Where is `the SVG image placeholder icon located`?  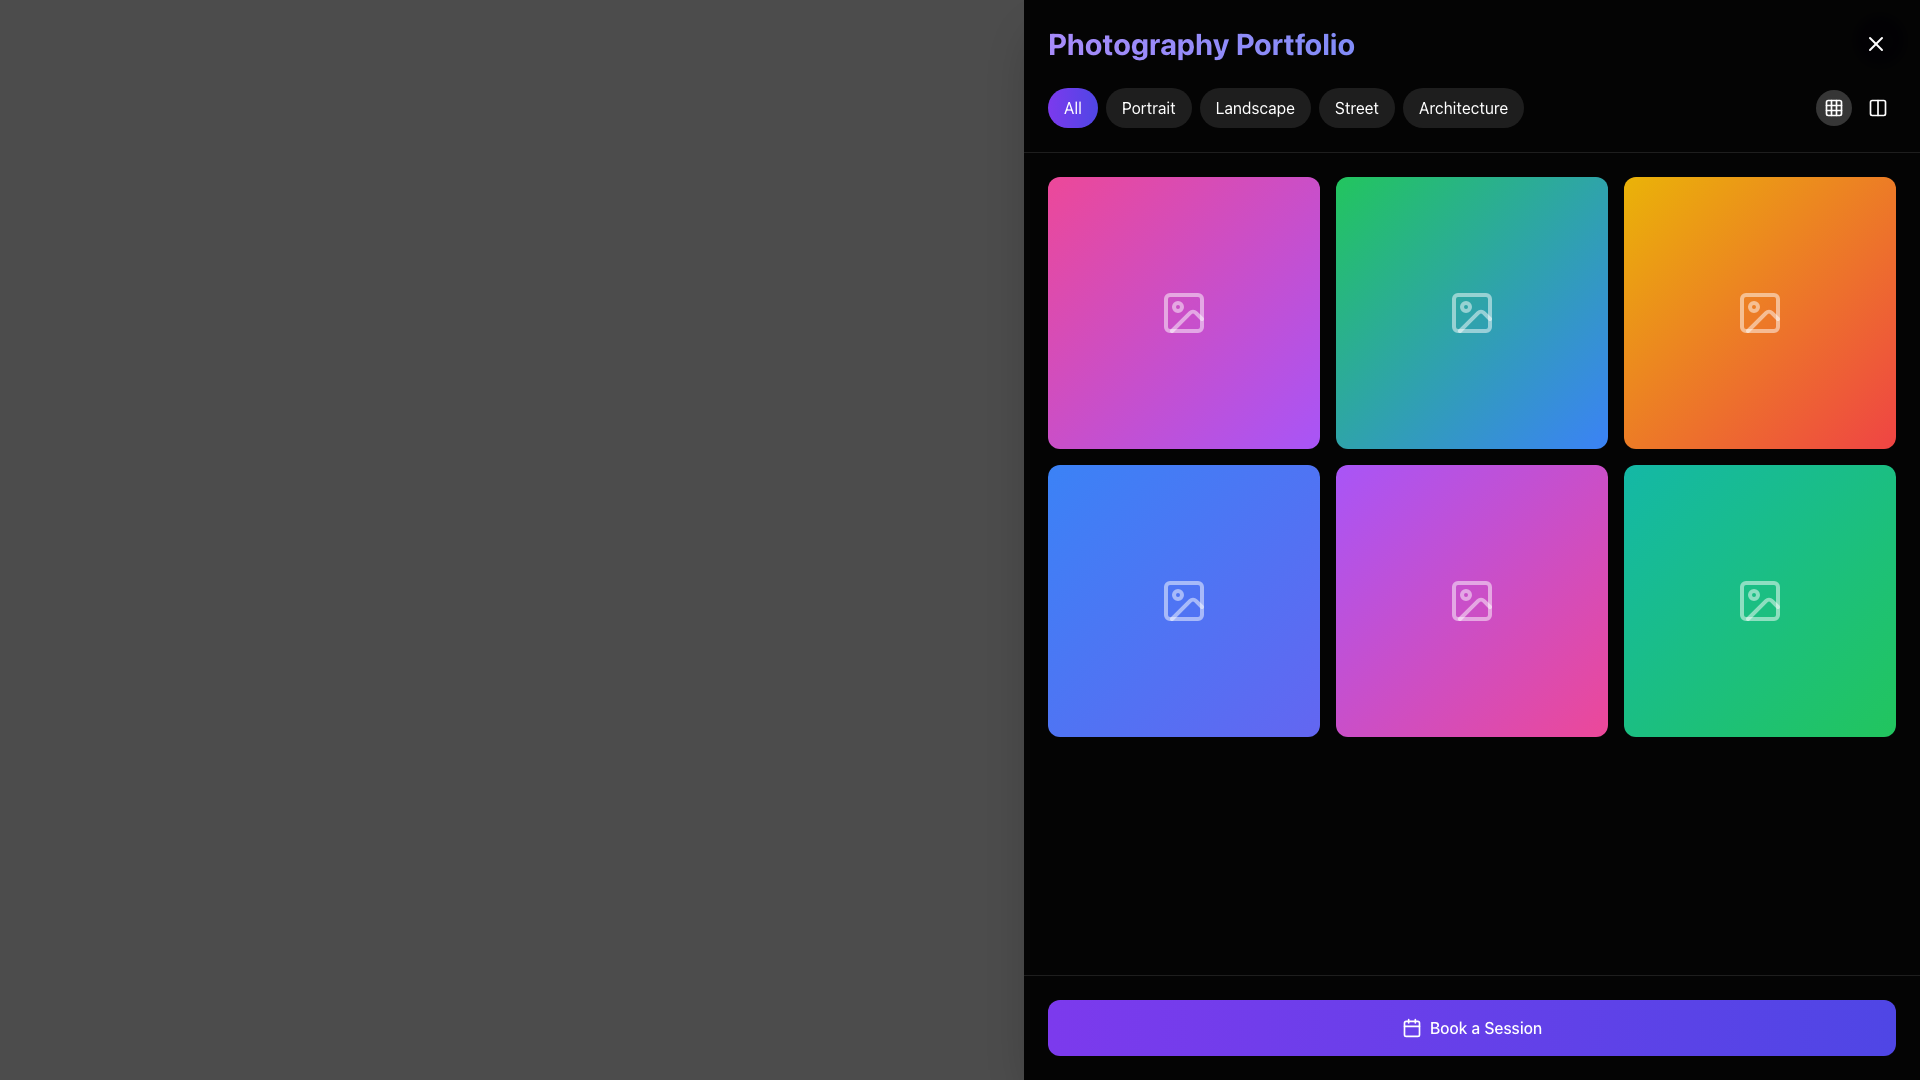
the SVG image placeholder icon located is located at coordinates (1760, 600).